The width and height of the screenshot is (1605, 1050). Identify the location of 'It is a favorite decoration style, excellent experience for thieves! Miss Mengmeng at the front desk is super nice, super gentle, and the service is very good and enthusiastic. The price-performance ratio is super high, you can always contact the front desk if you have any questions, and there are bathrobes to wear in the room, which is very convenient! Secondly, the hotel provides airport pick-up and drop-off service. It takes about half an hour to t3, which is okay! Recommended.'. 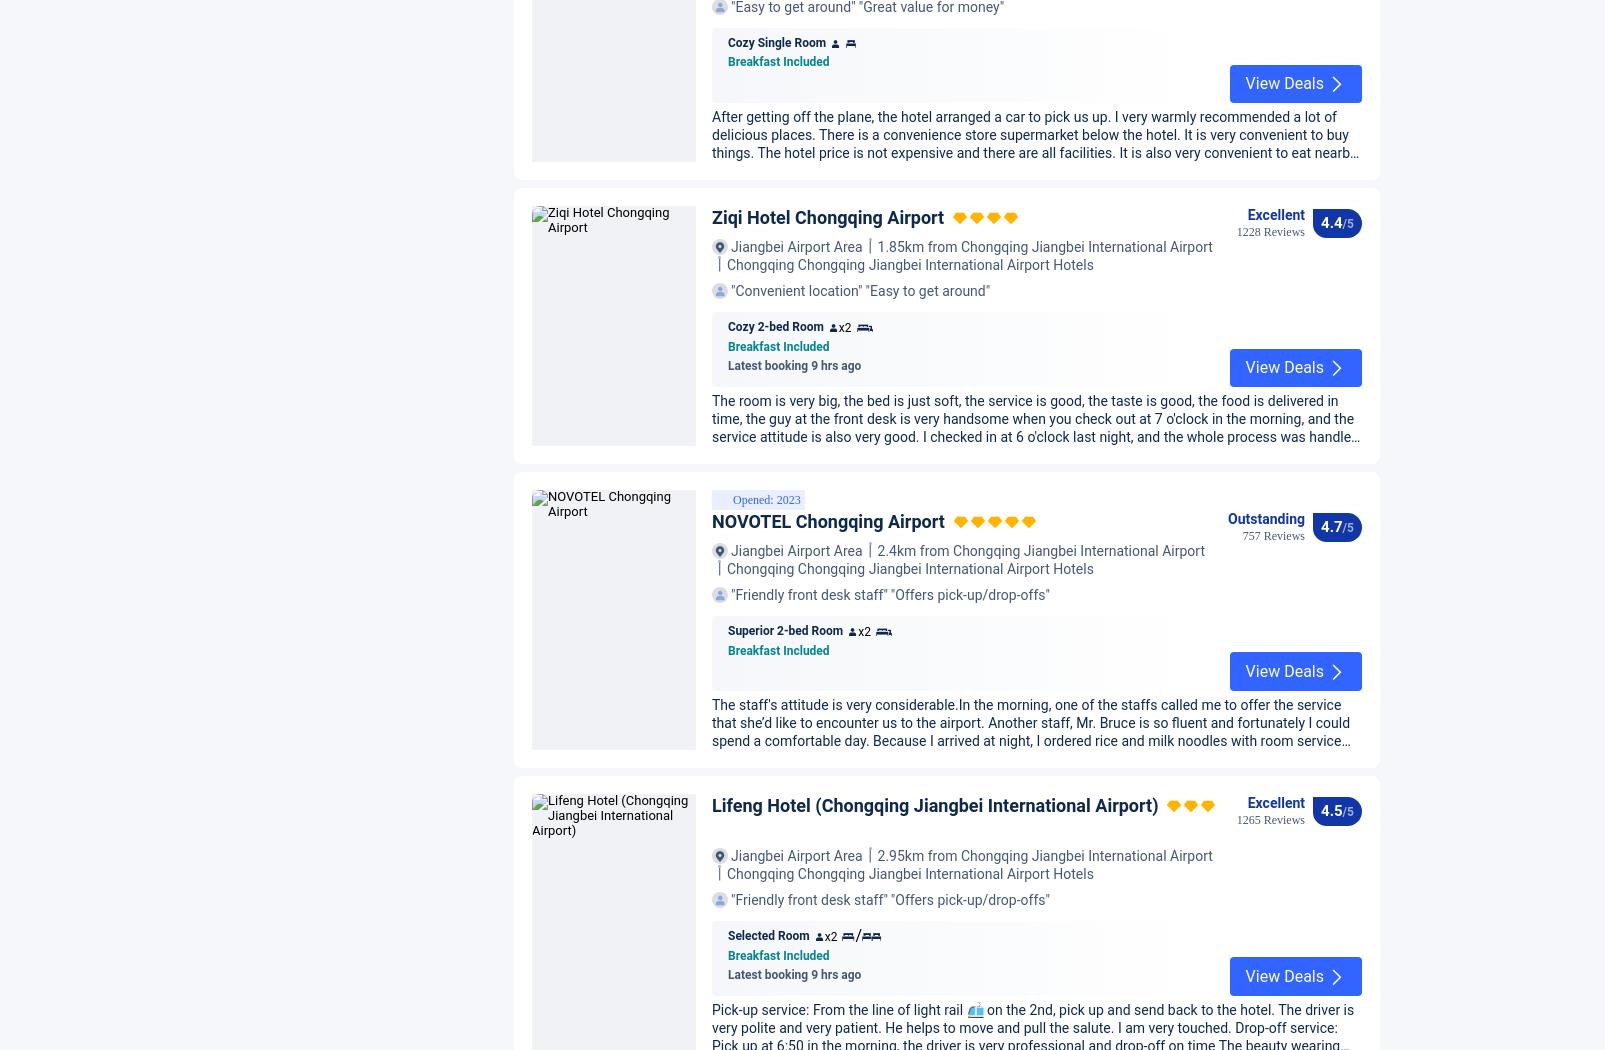
(1029, 383).